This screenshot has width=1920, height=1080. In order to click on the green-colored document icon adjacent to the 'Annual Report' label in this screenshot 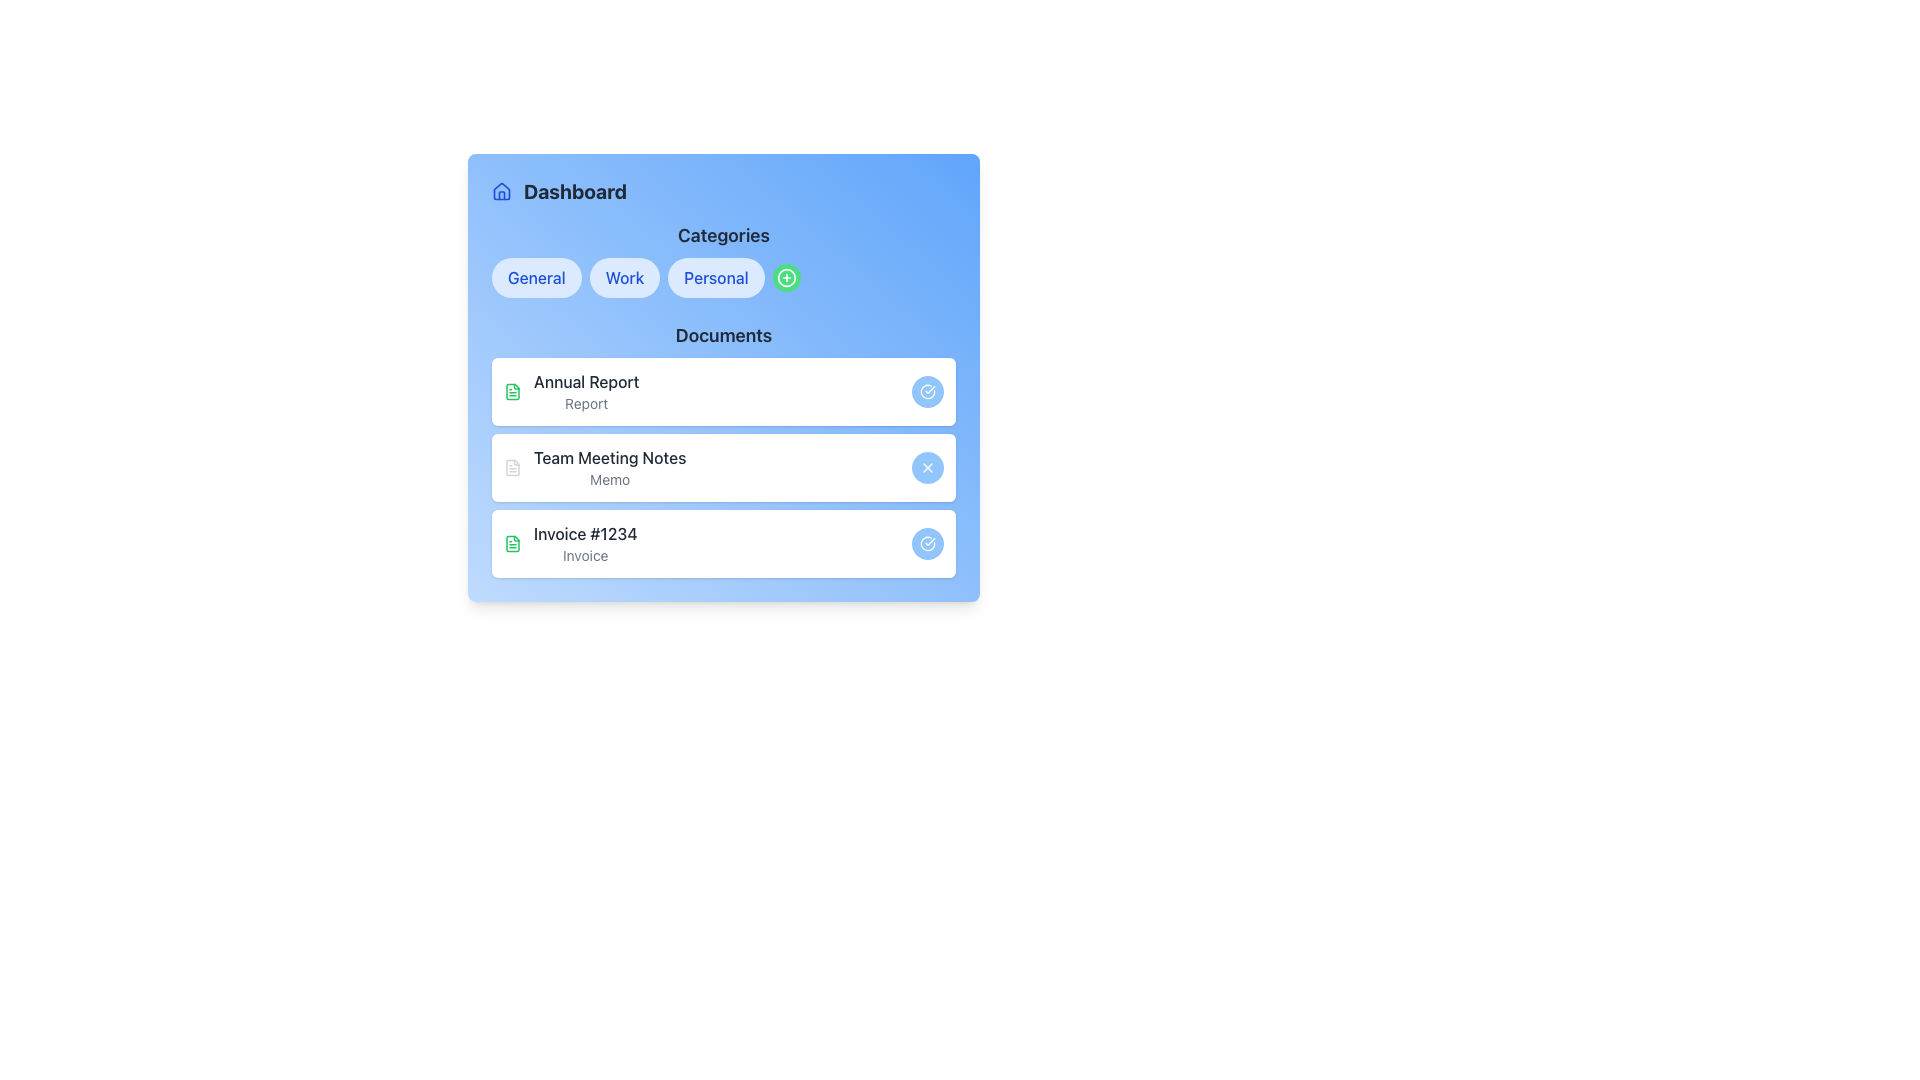, I will do `click(513, 392)`.